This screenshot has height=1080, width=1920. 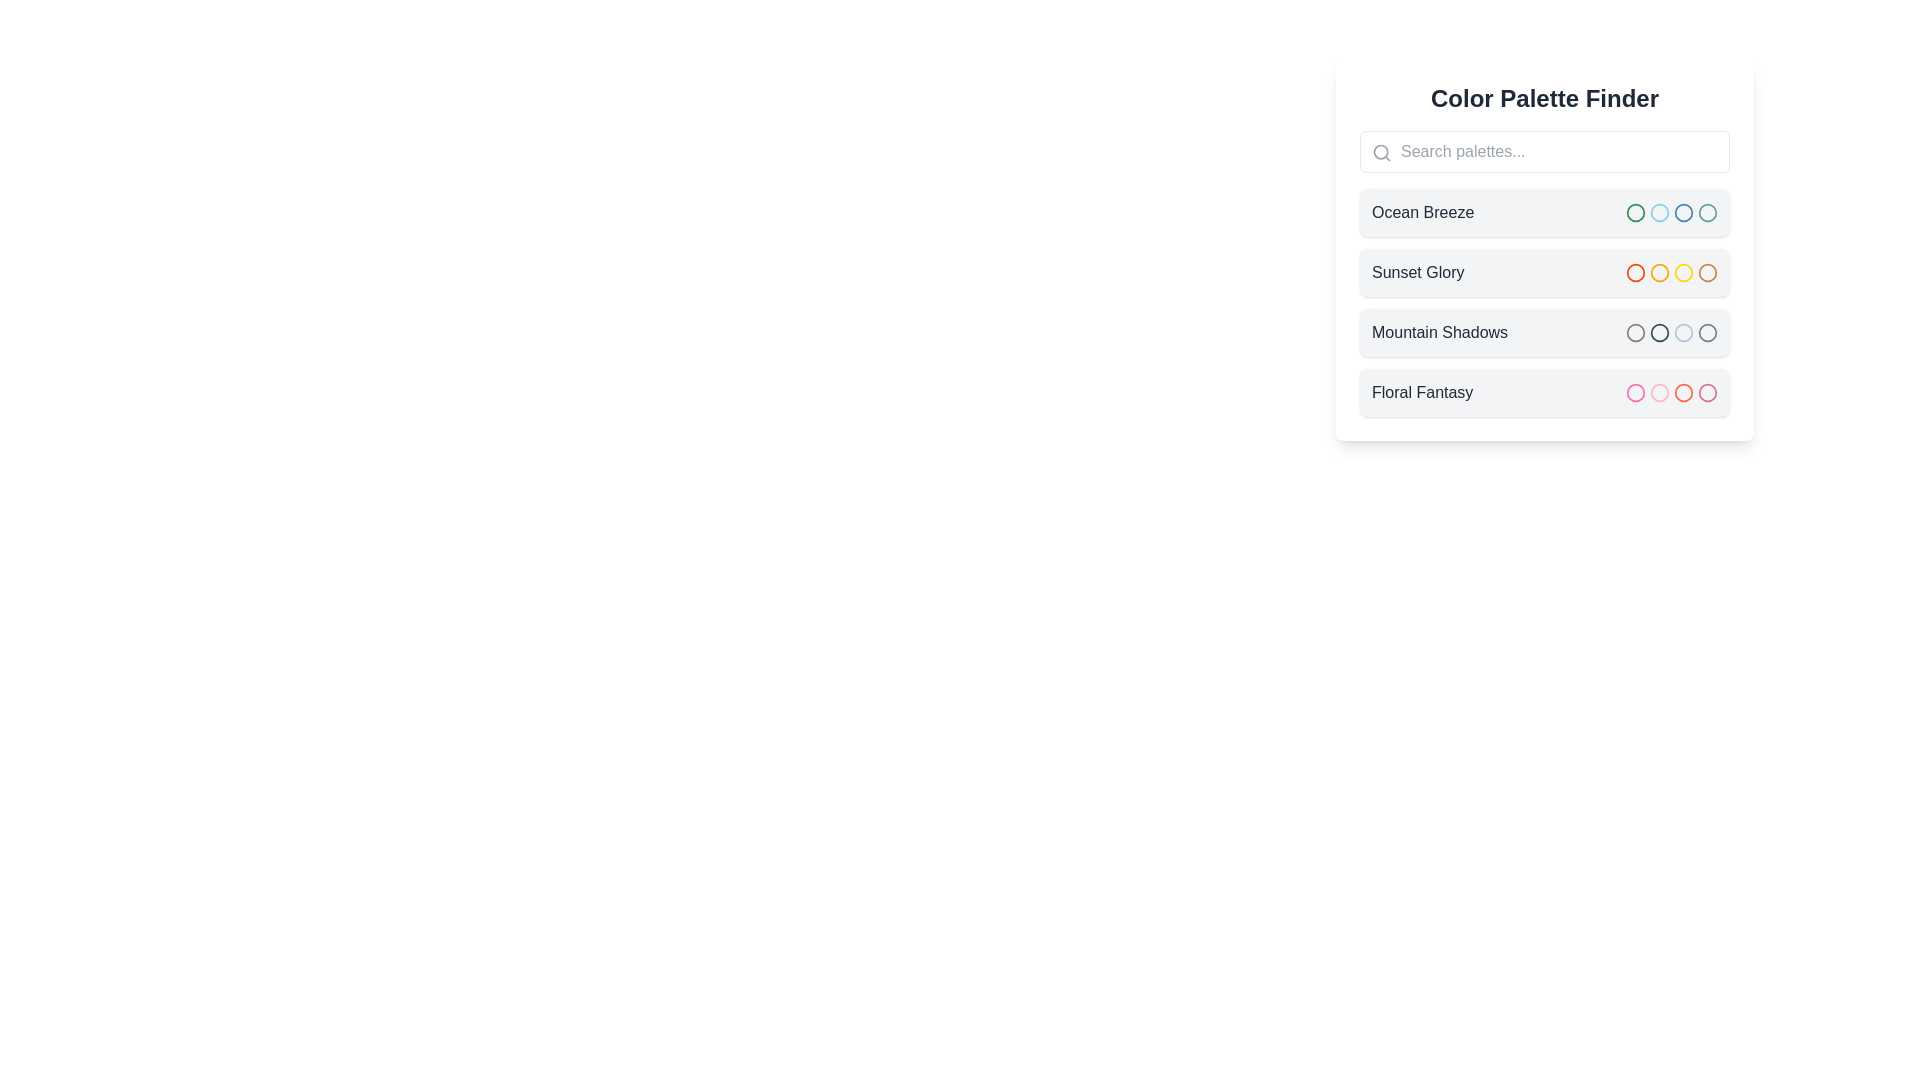 I want to click on the fourth circular icon in the Mountain Shadows color palette located on the right-side panel, so click(x=1707, y=331).